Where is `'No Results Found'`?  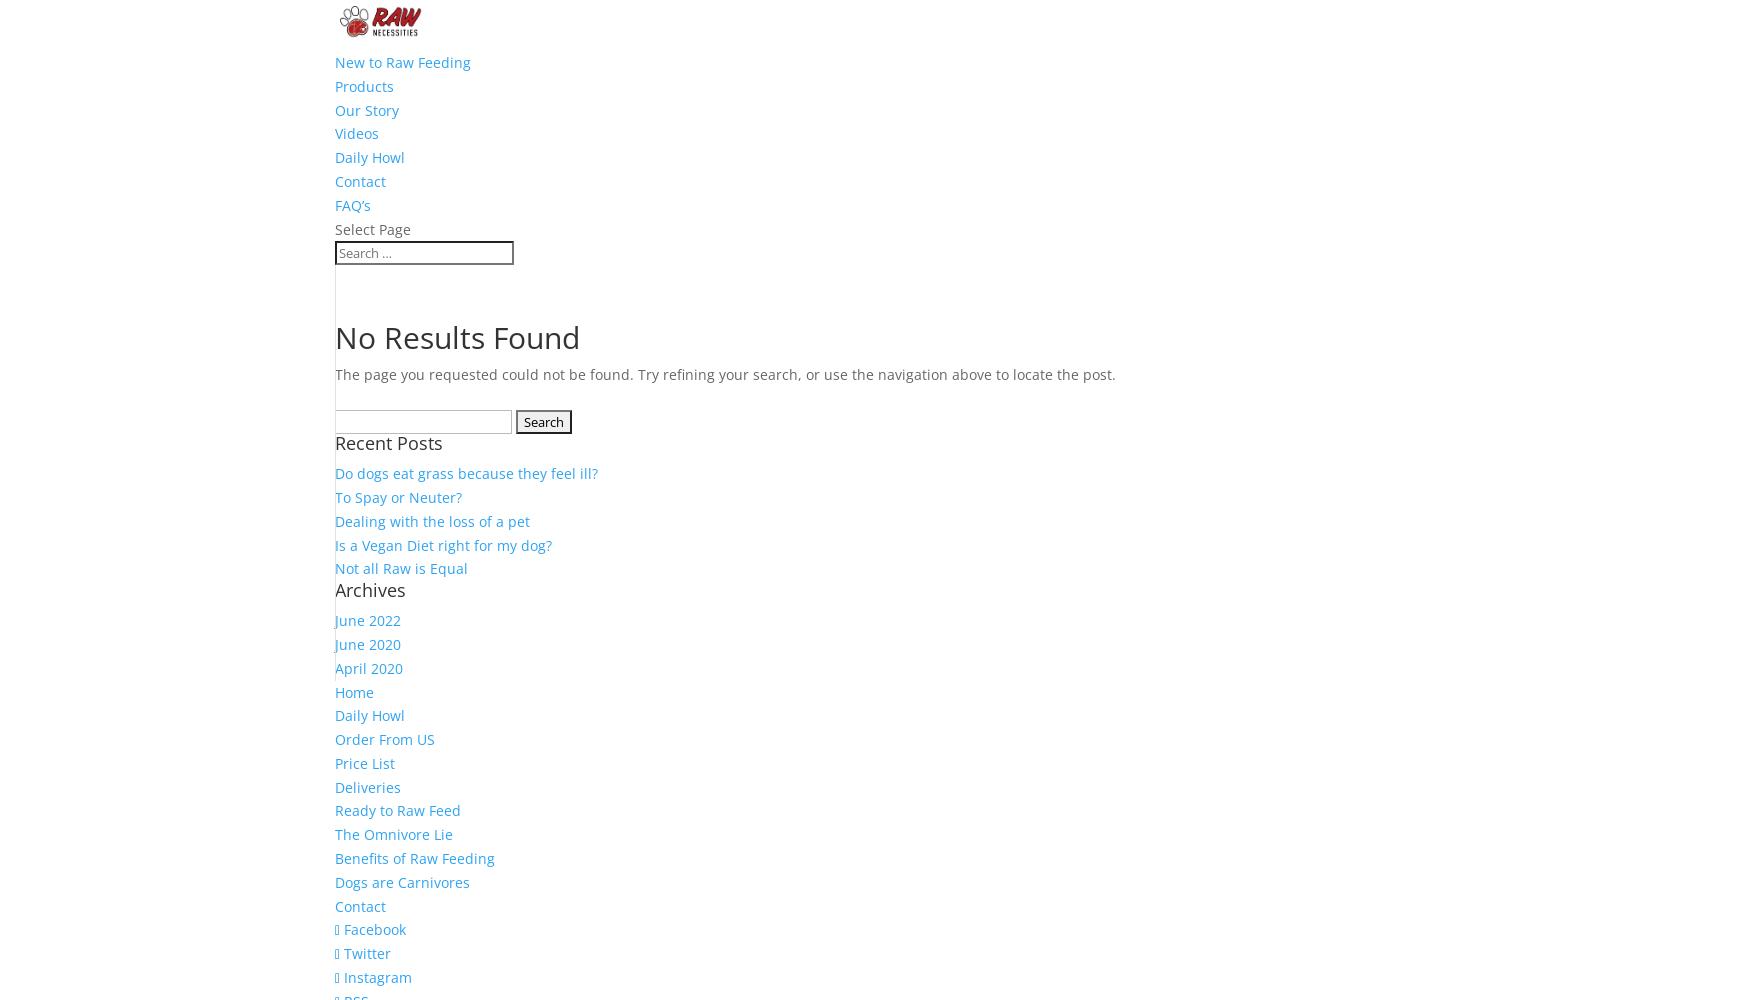 'No Results Found' is located at coordinates (457, 336).